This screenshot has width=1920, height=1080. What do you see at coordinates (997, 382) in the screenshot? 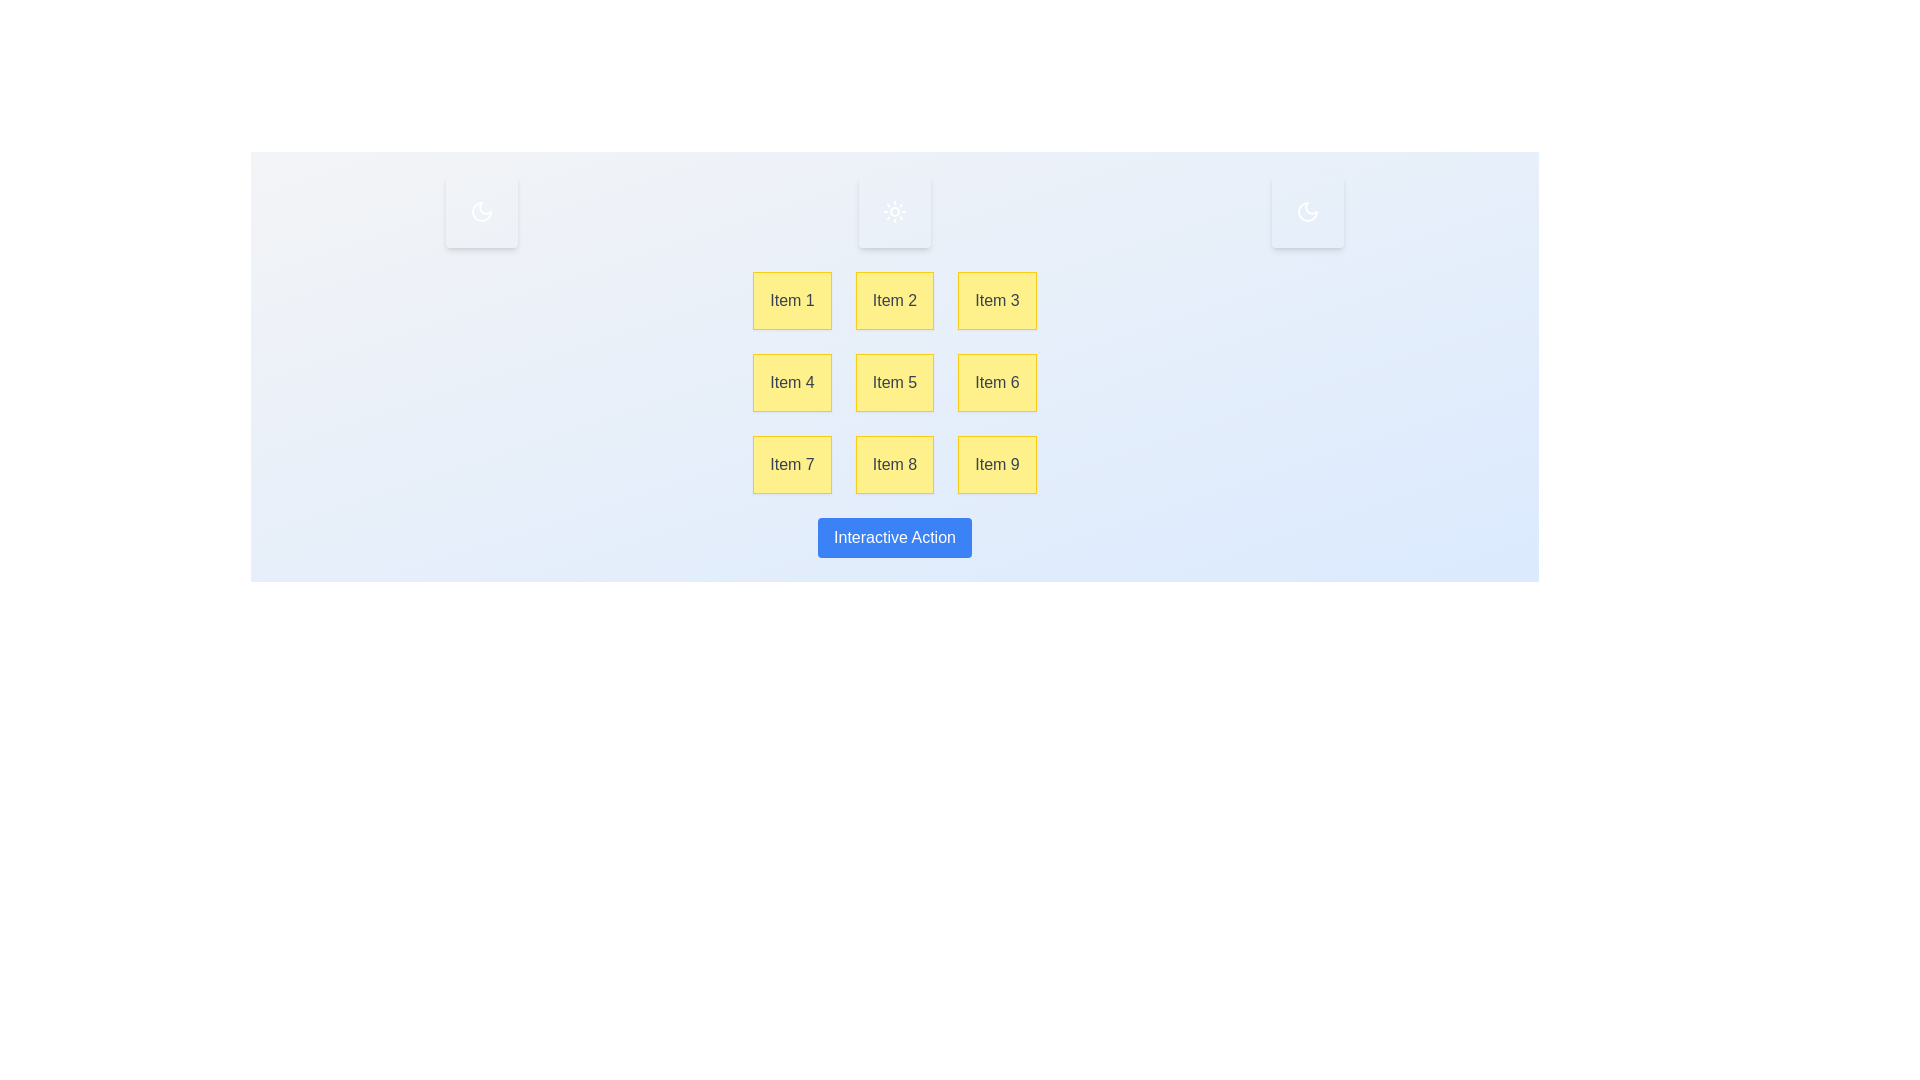
I see `the static label element displaying 'Item 6' located in the second row and third column of the grid layout, which has a yellow background and a border` at bounding box center [997, 382].